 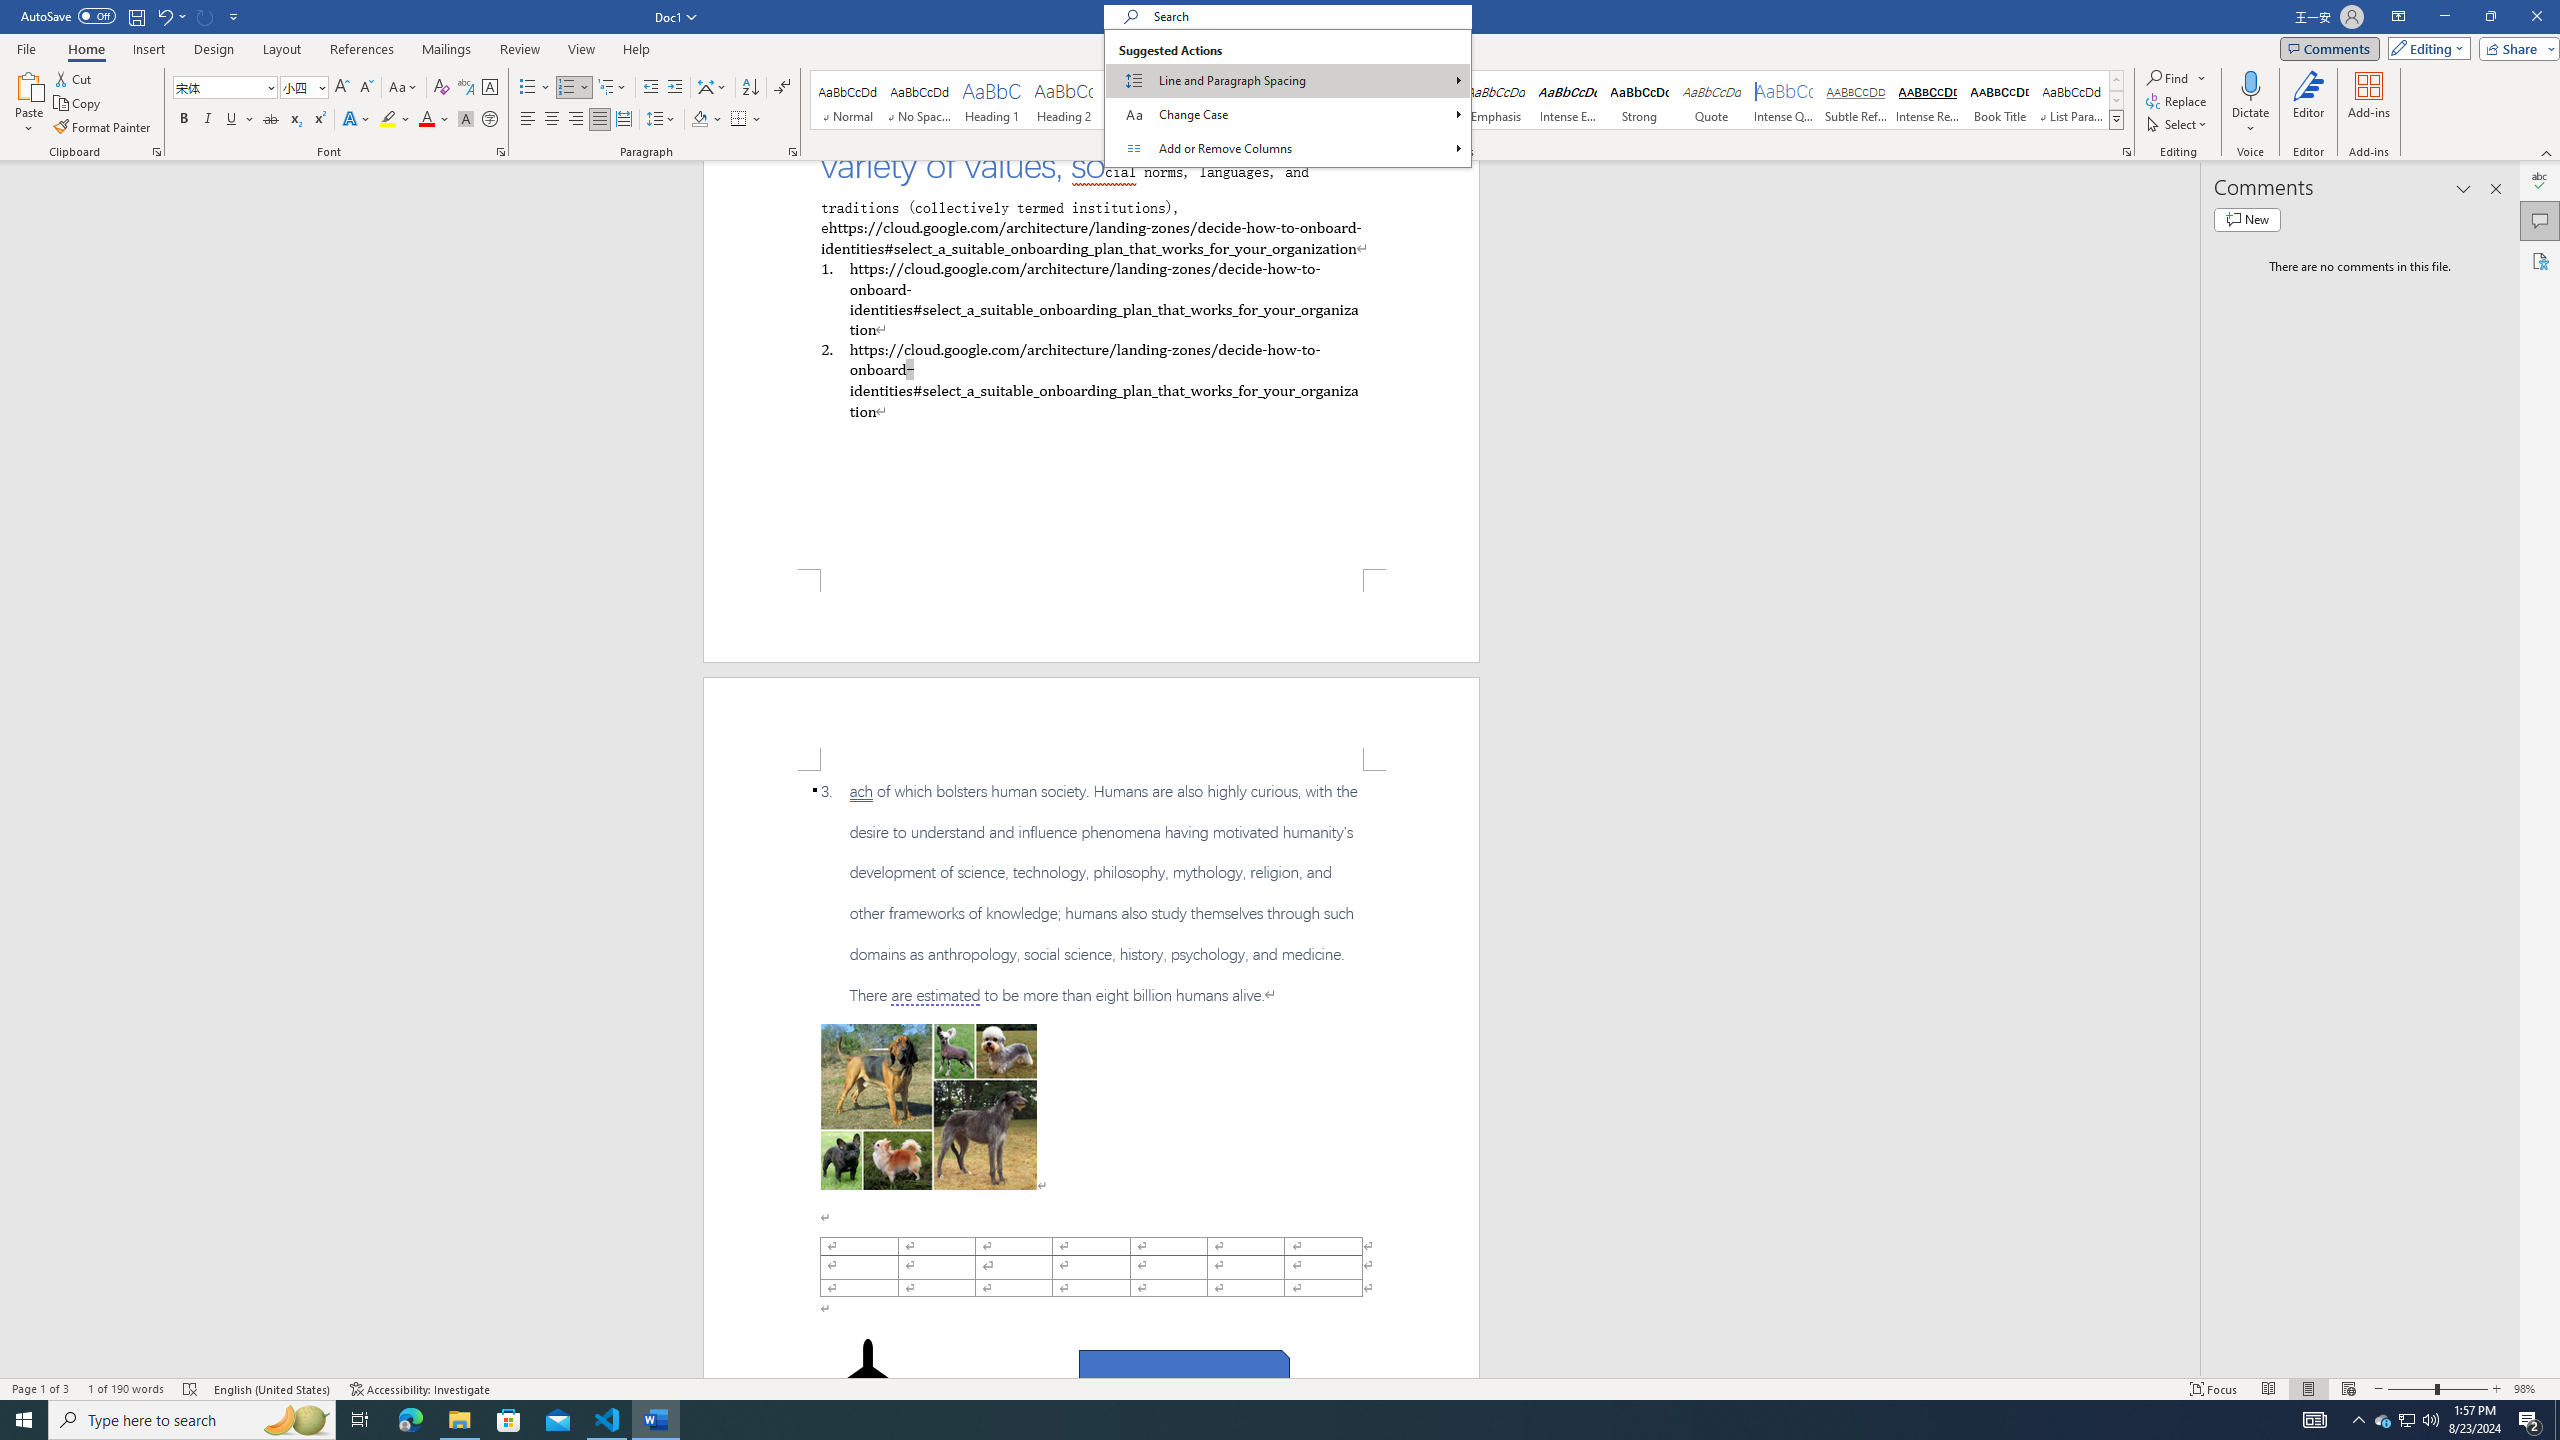 I want to click on 'System', so click(x=11, y=9).